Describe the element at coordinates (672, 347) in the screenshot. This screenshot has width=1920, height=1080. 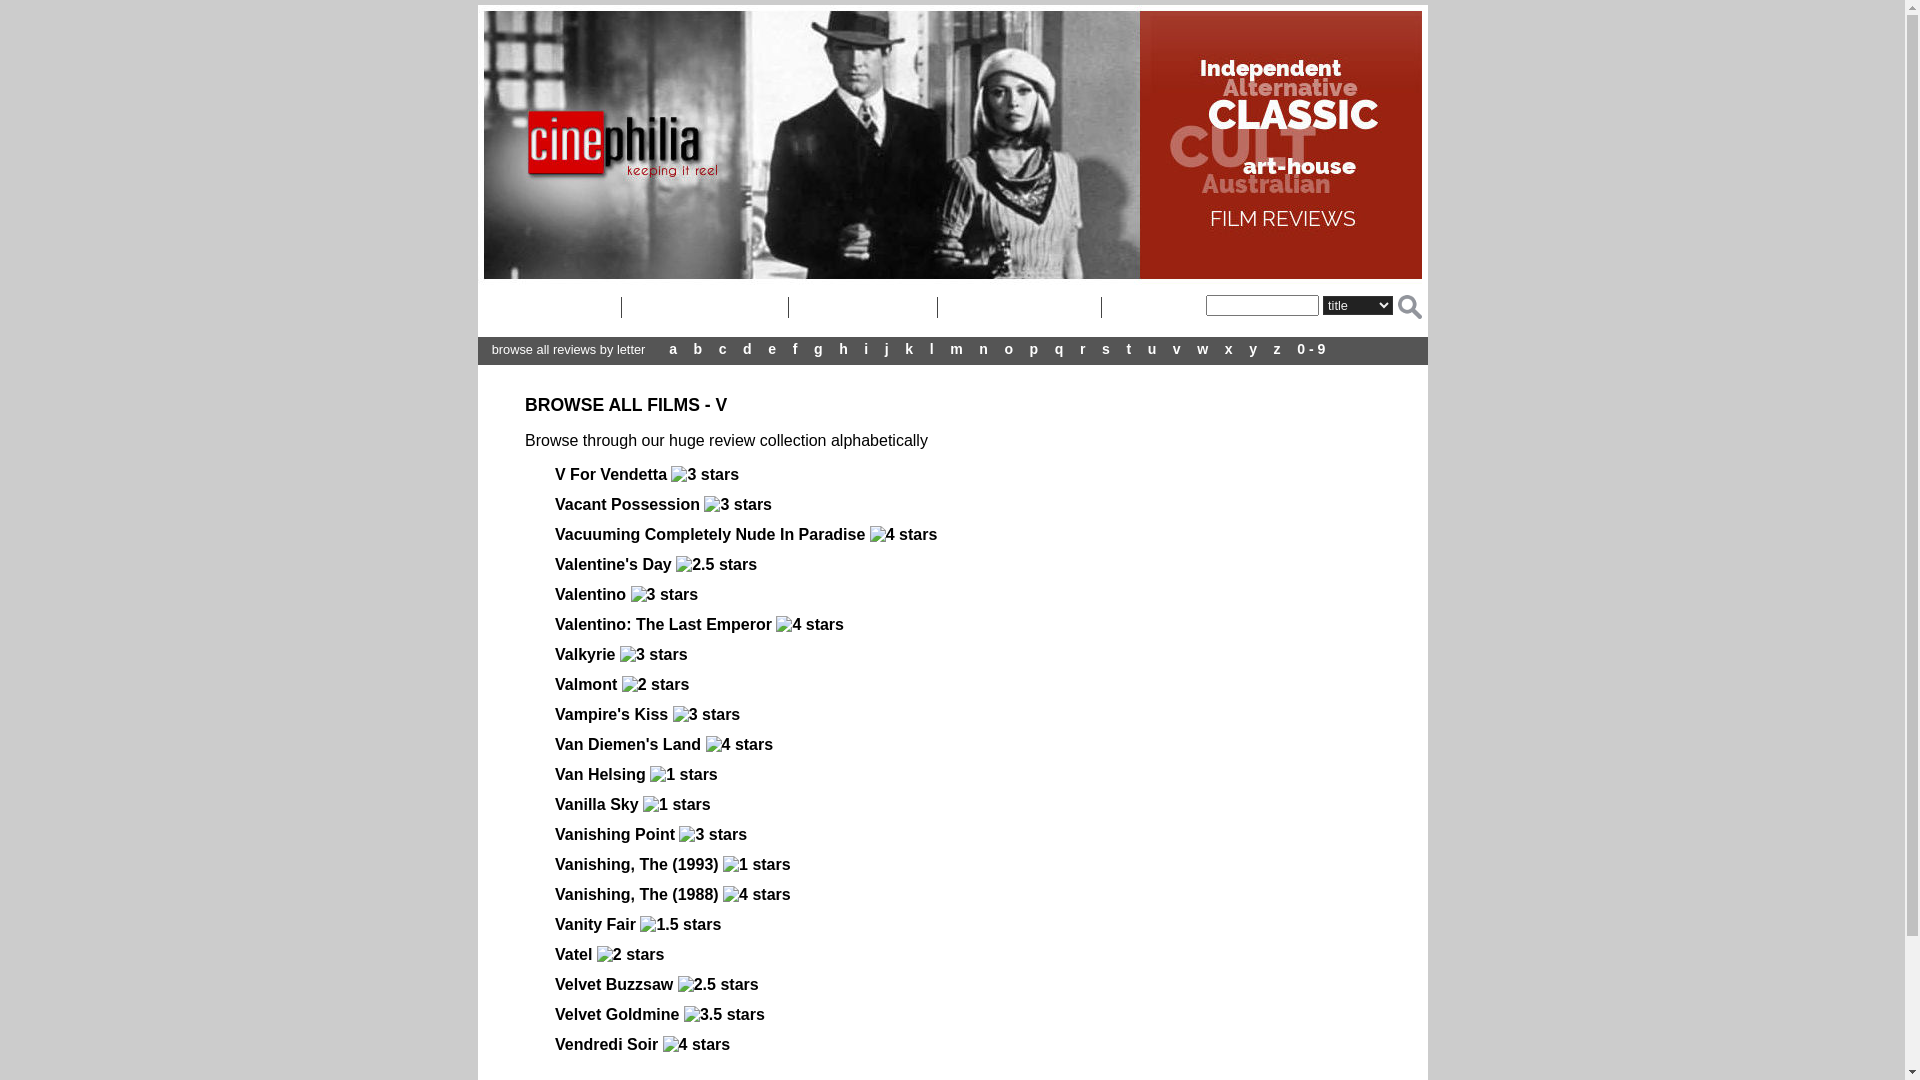
I see `'a'` at that location.